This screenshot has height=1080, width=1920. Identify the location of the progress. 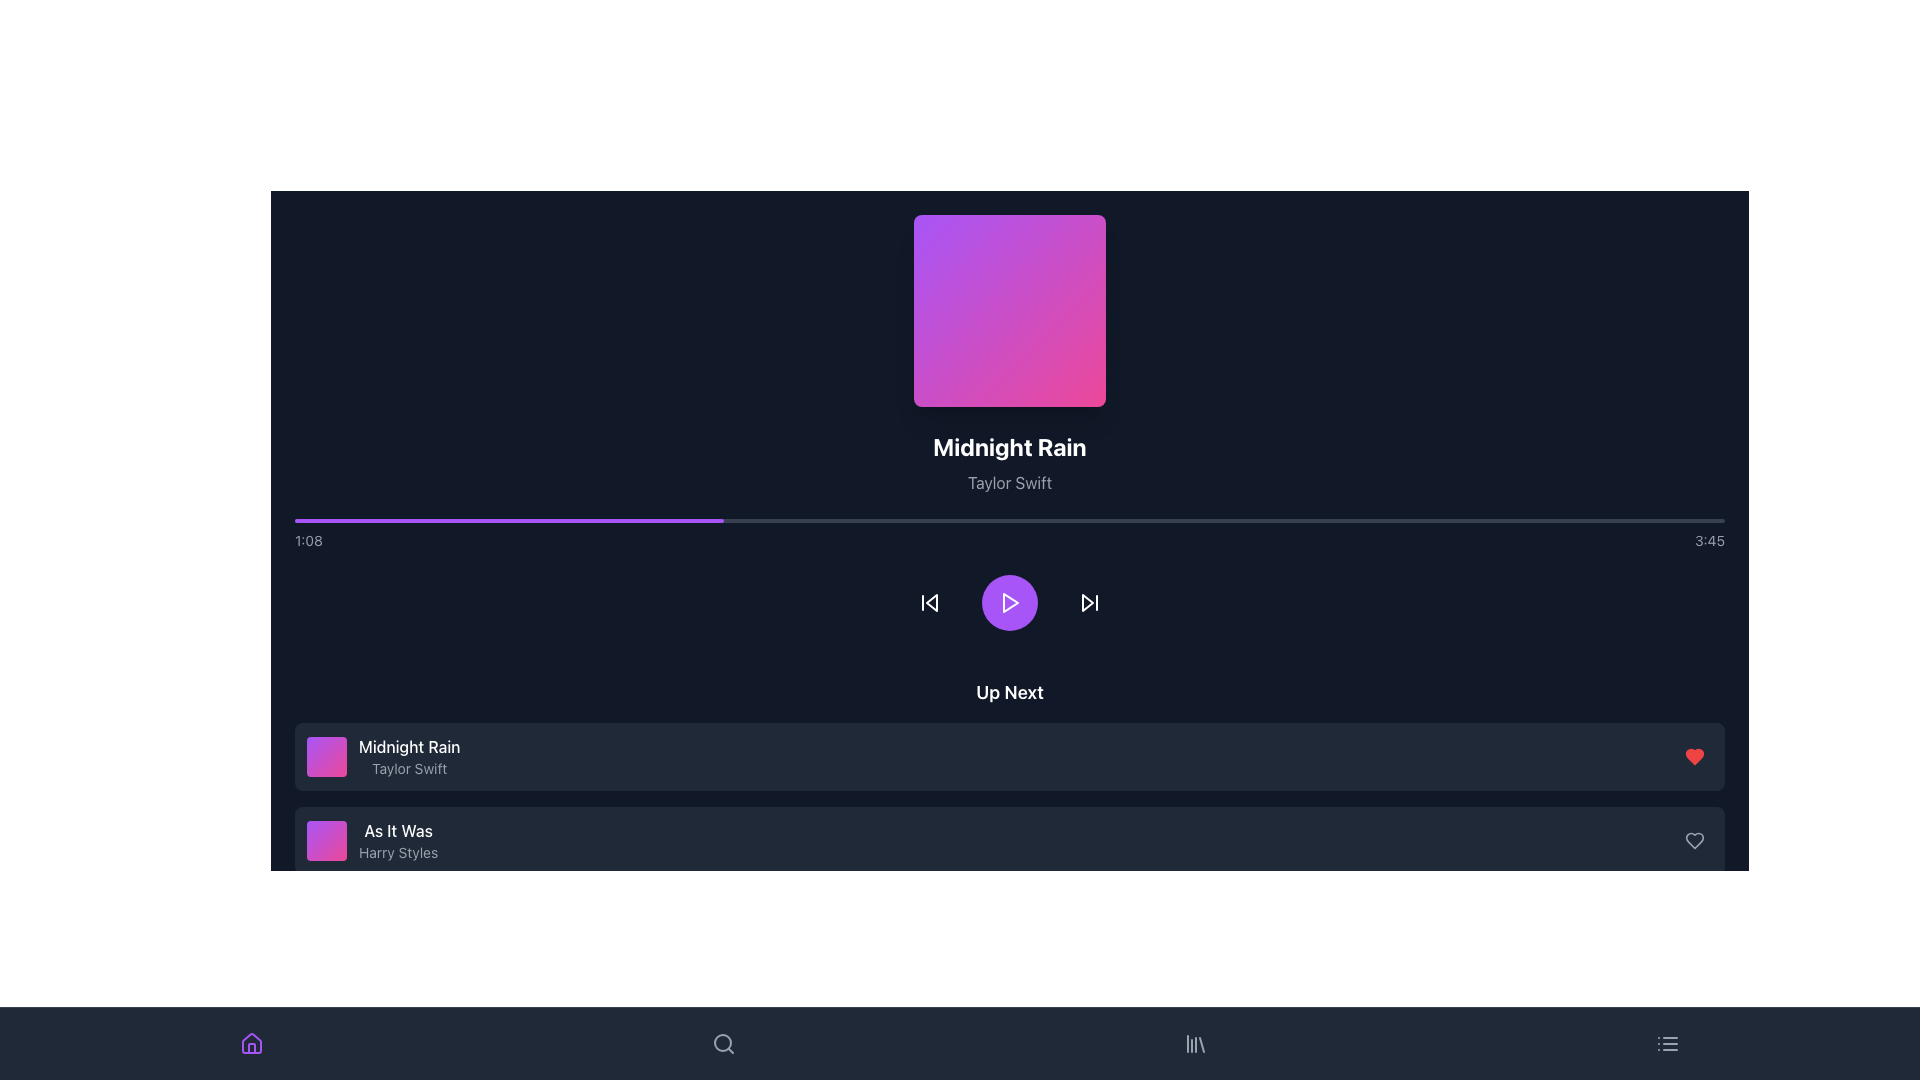
(1209, 519).